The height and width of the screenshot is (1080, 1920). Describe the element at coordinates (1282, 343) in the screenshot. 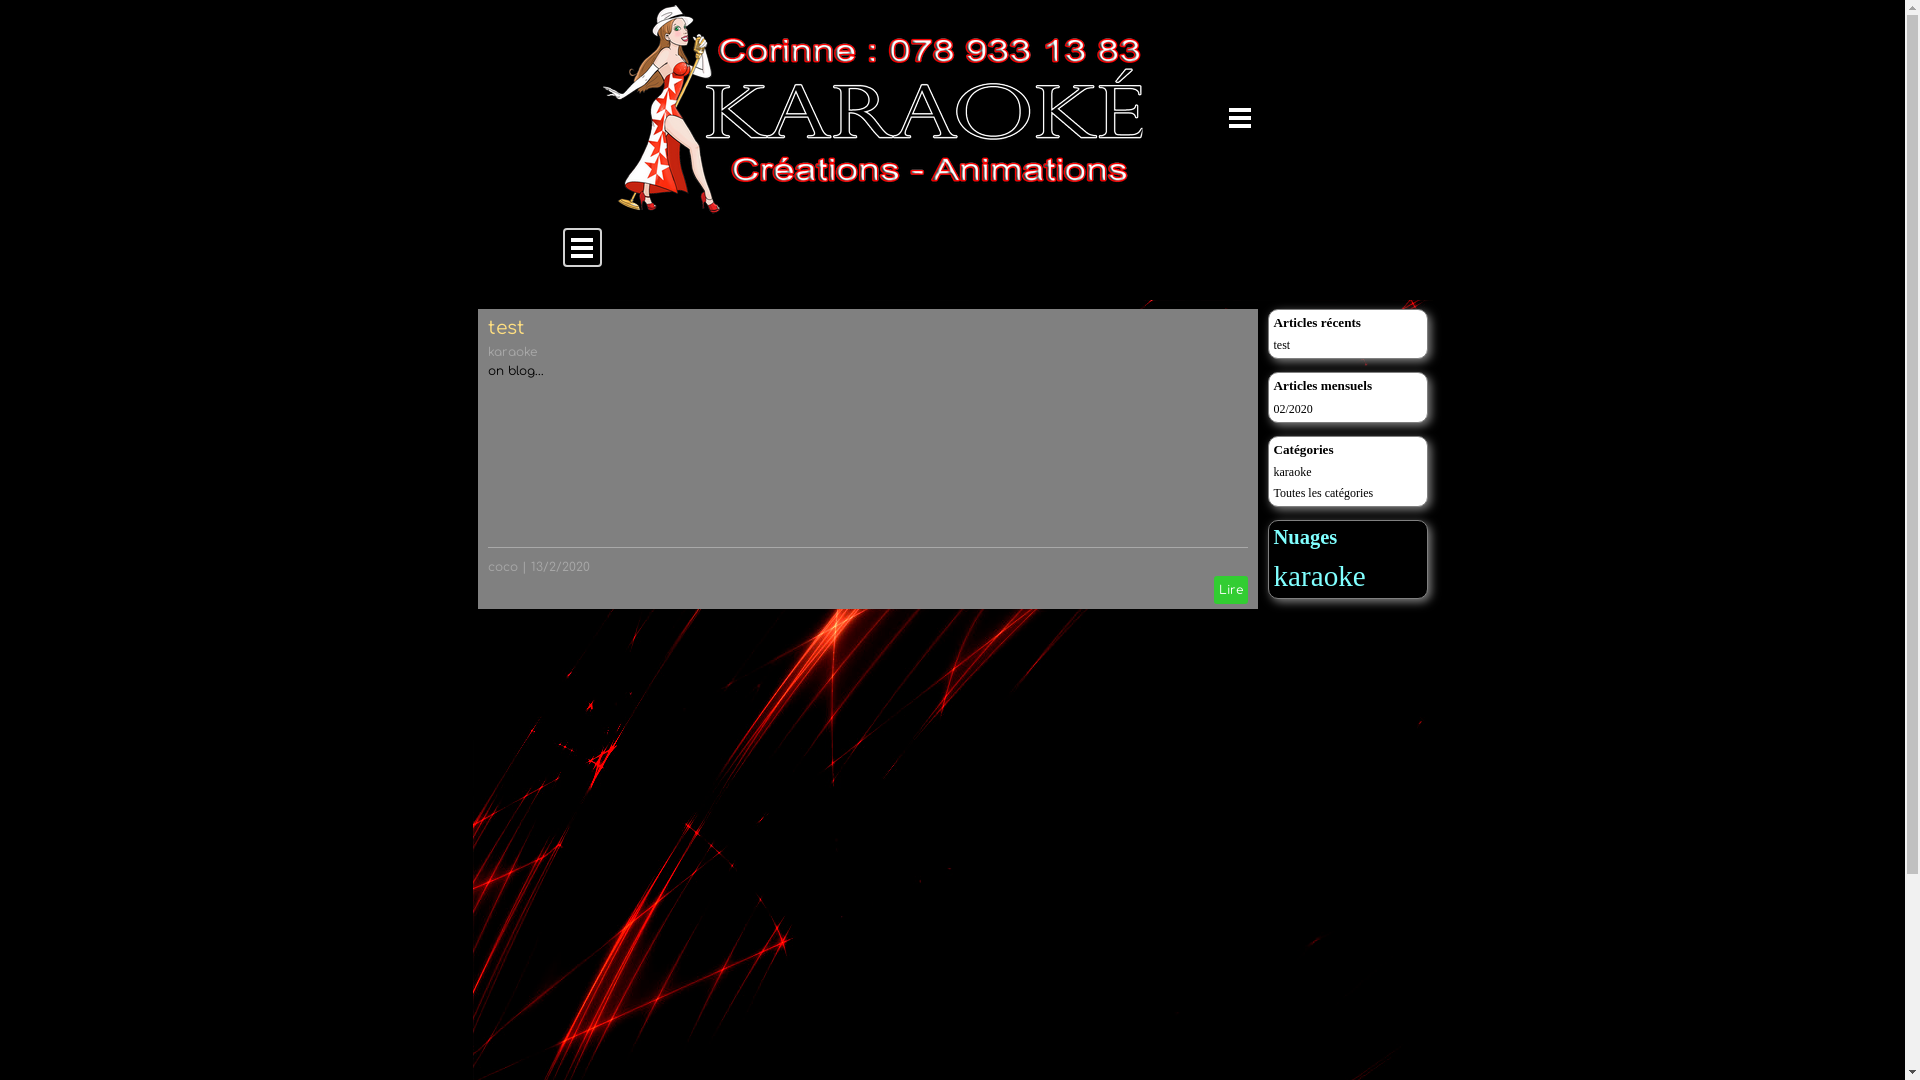

I see `'test'` at that location.